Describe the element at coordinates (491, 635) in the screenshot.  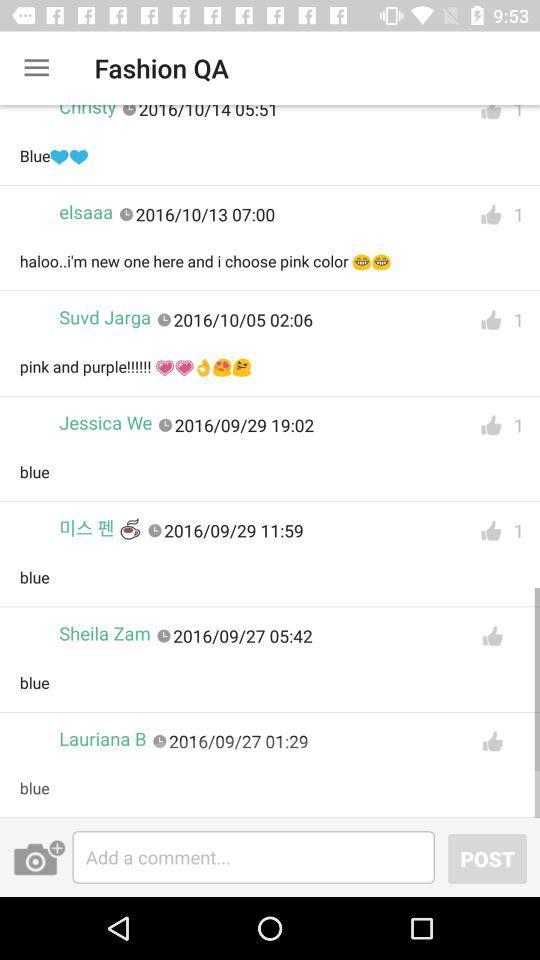
I see `like option` at that location.